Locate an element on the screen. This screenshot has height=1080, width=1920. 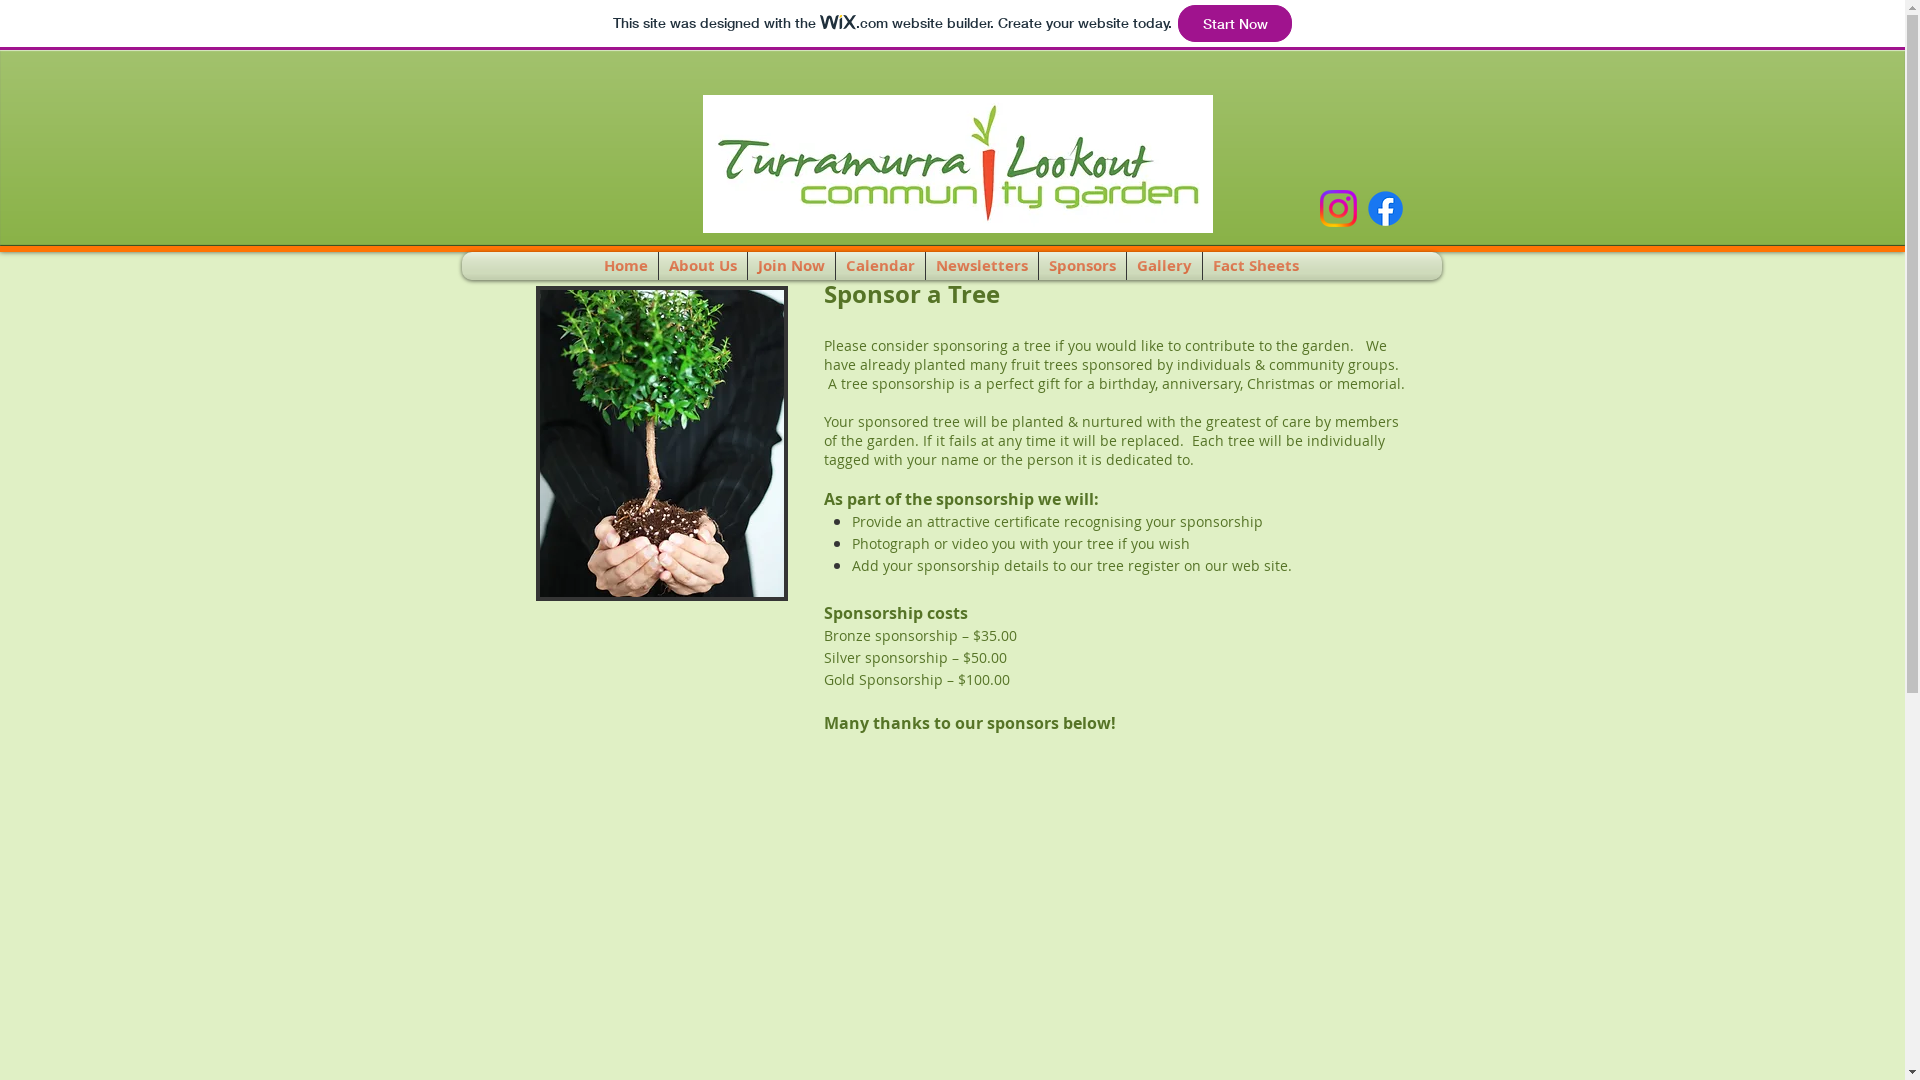
'Gallery' is located at coordinates (1164, 265).